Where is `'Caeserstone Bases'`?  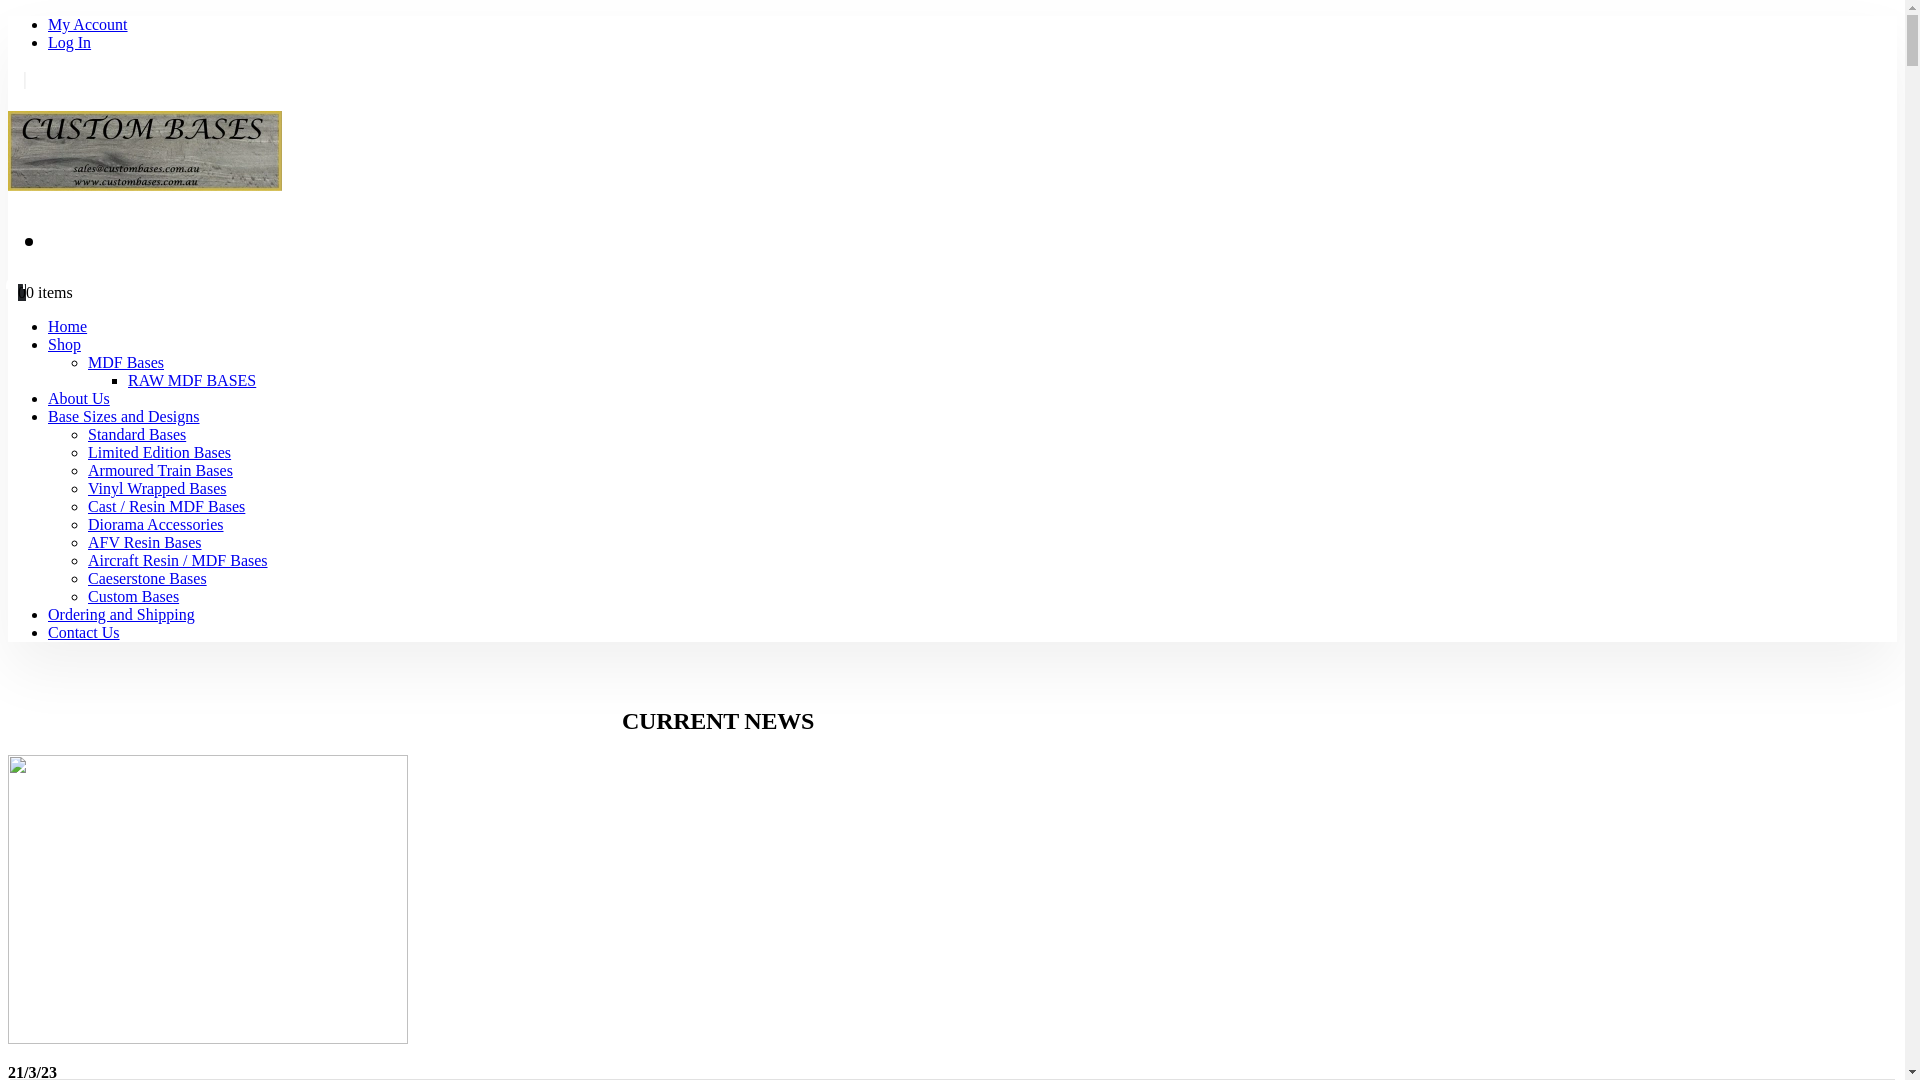 'Caeserstone Bases' is located at coordinates (86, 578).